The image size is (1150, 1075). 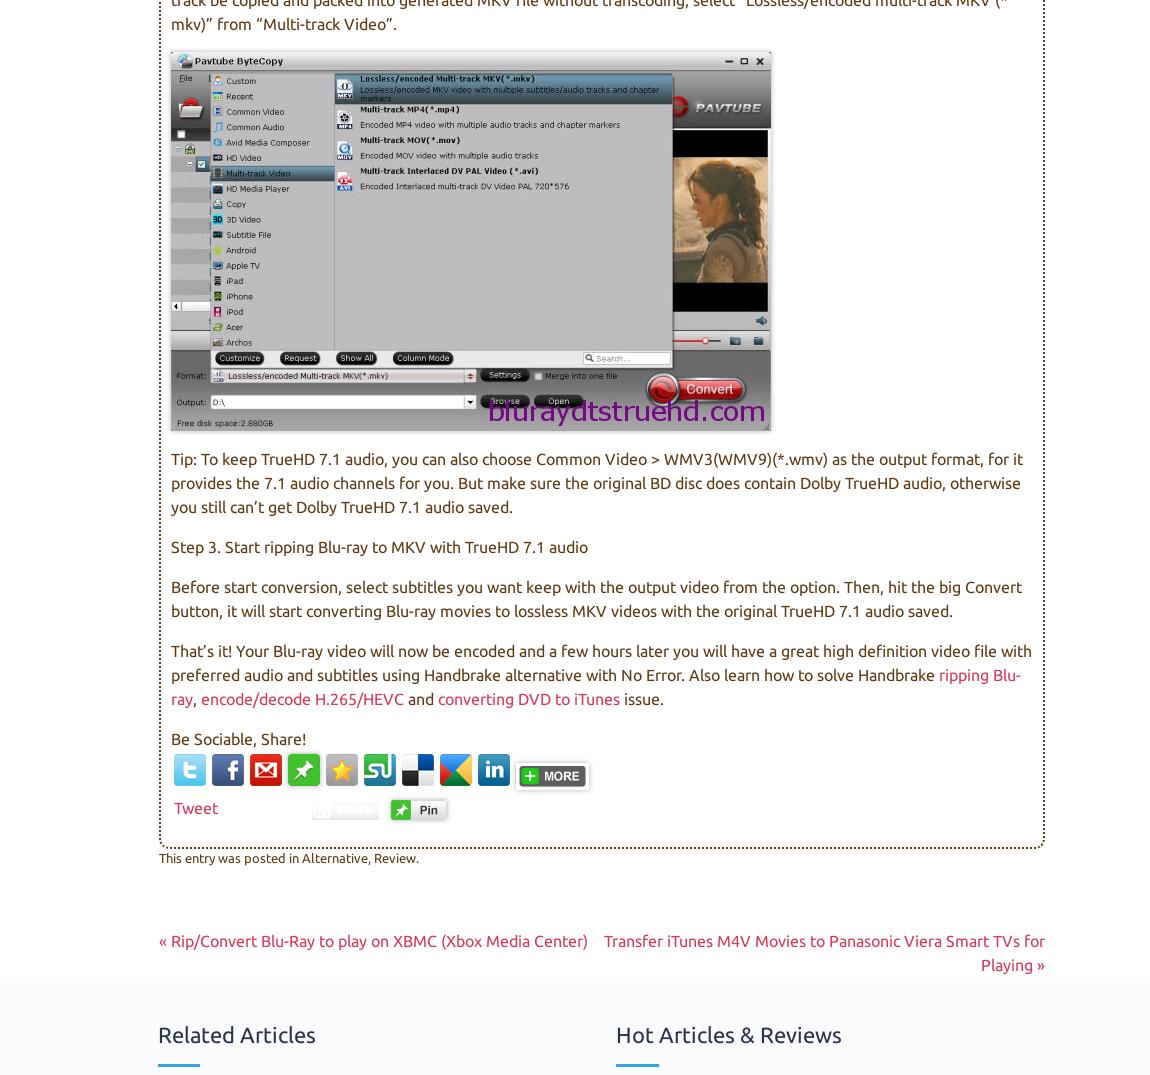 I want to click on 'converting DVD to iTunes', so click(x=438, y=697).